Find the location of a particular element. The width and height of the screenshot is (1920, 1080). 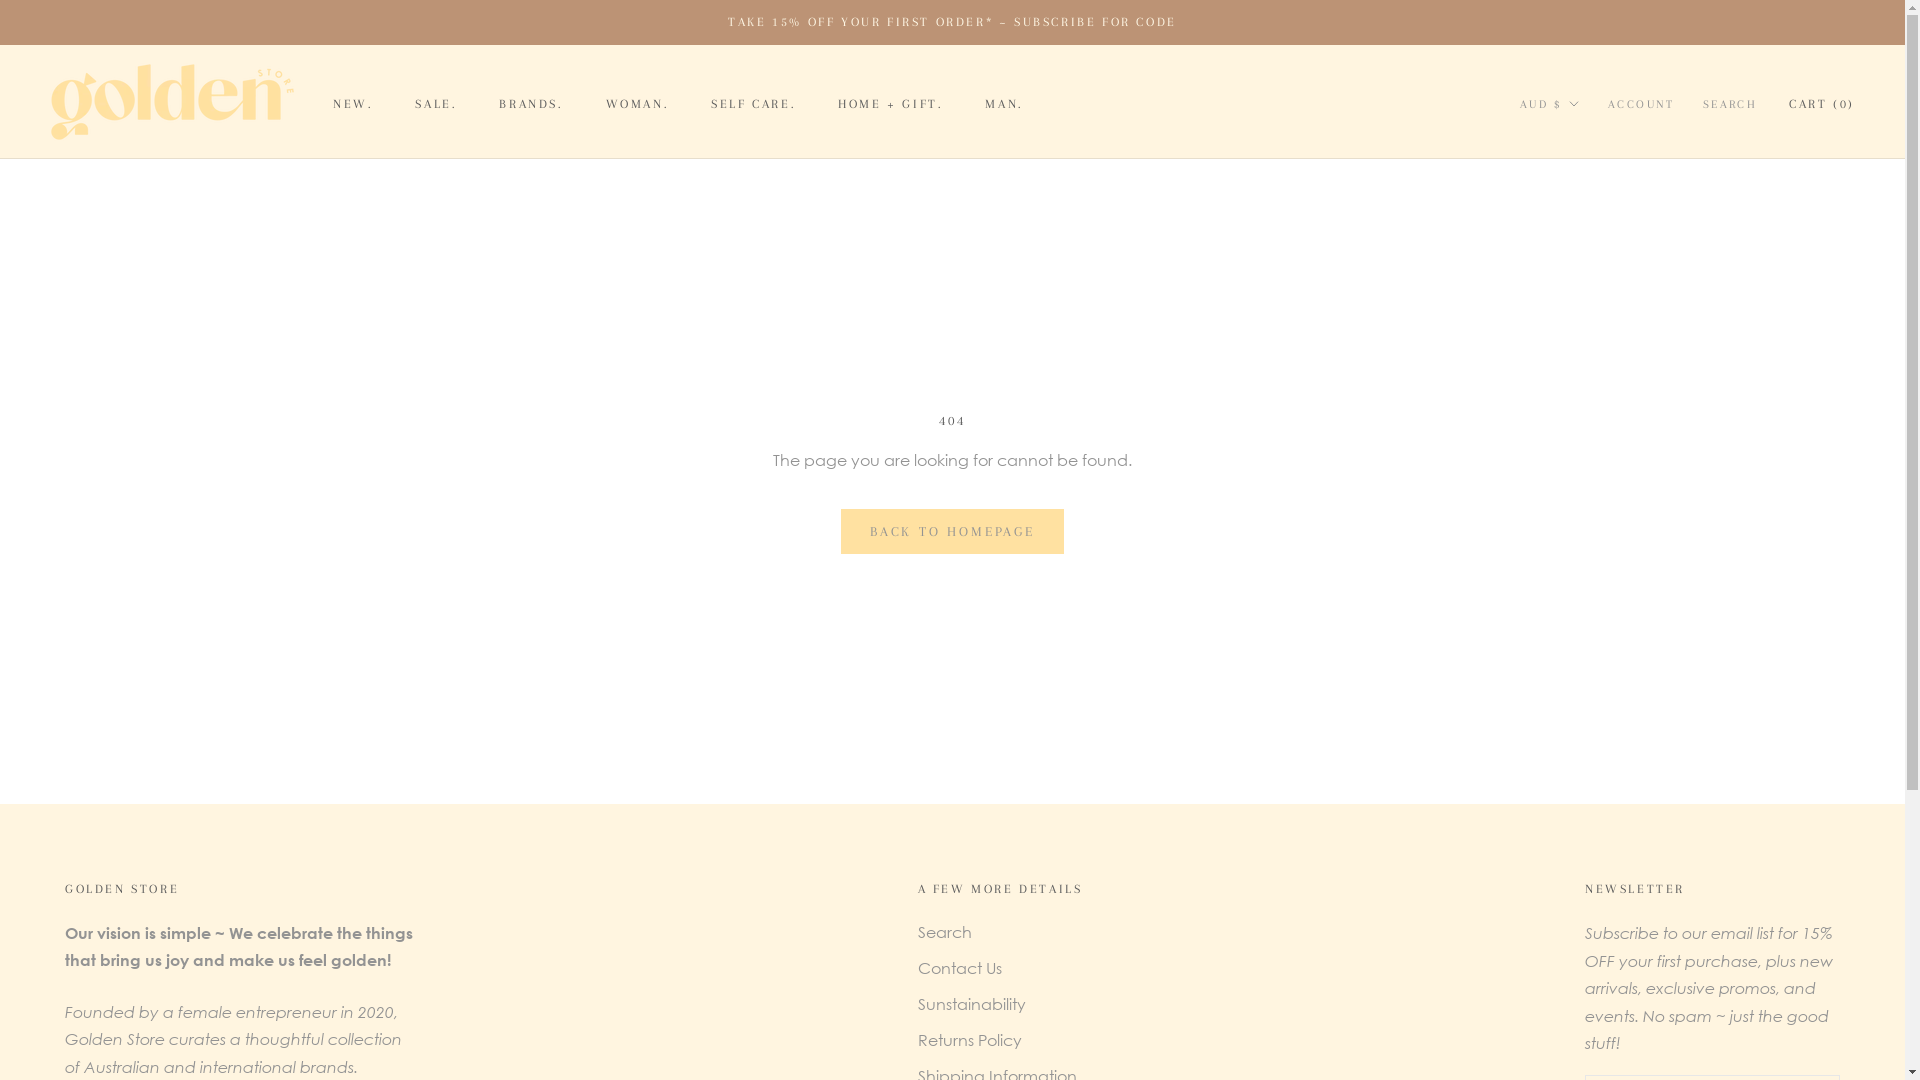

'Search' is located at coordinates (1000, 932).